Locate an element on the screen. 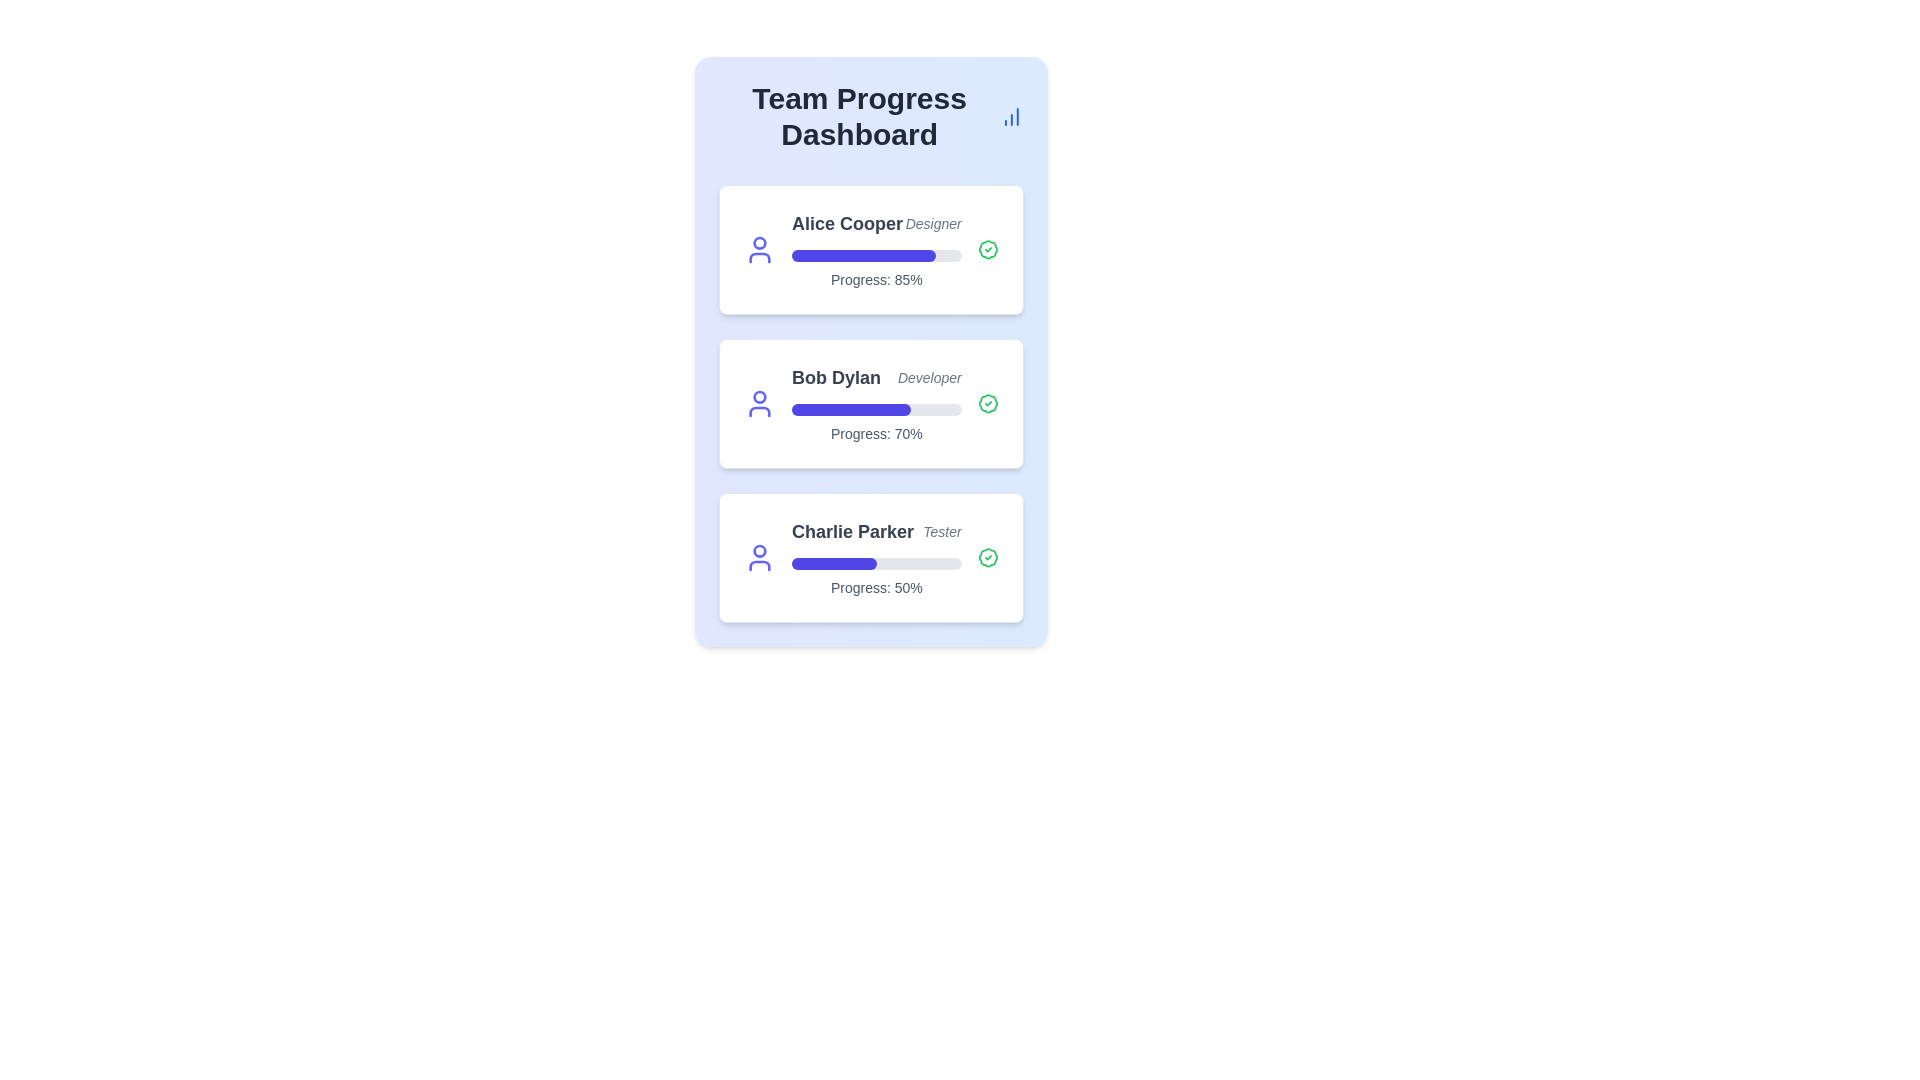 The width and height of the screenshot is (1920, 1080). the filled portion of the progress bar indicating 50% completion for Charlie Parker, located in the third card of the dashboard is located at coordinates (834, 563).